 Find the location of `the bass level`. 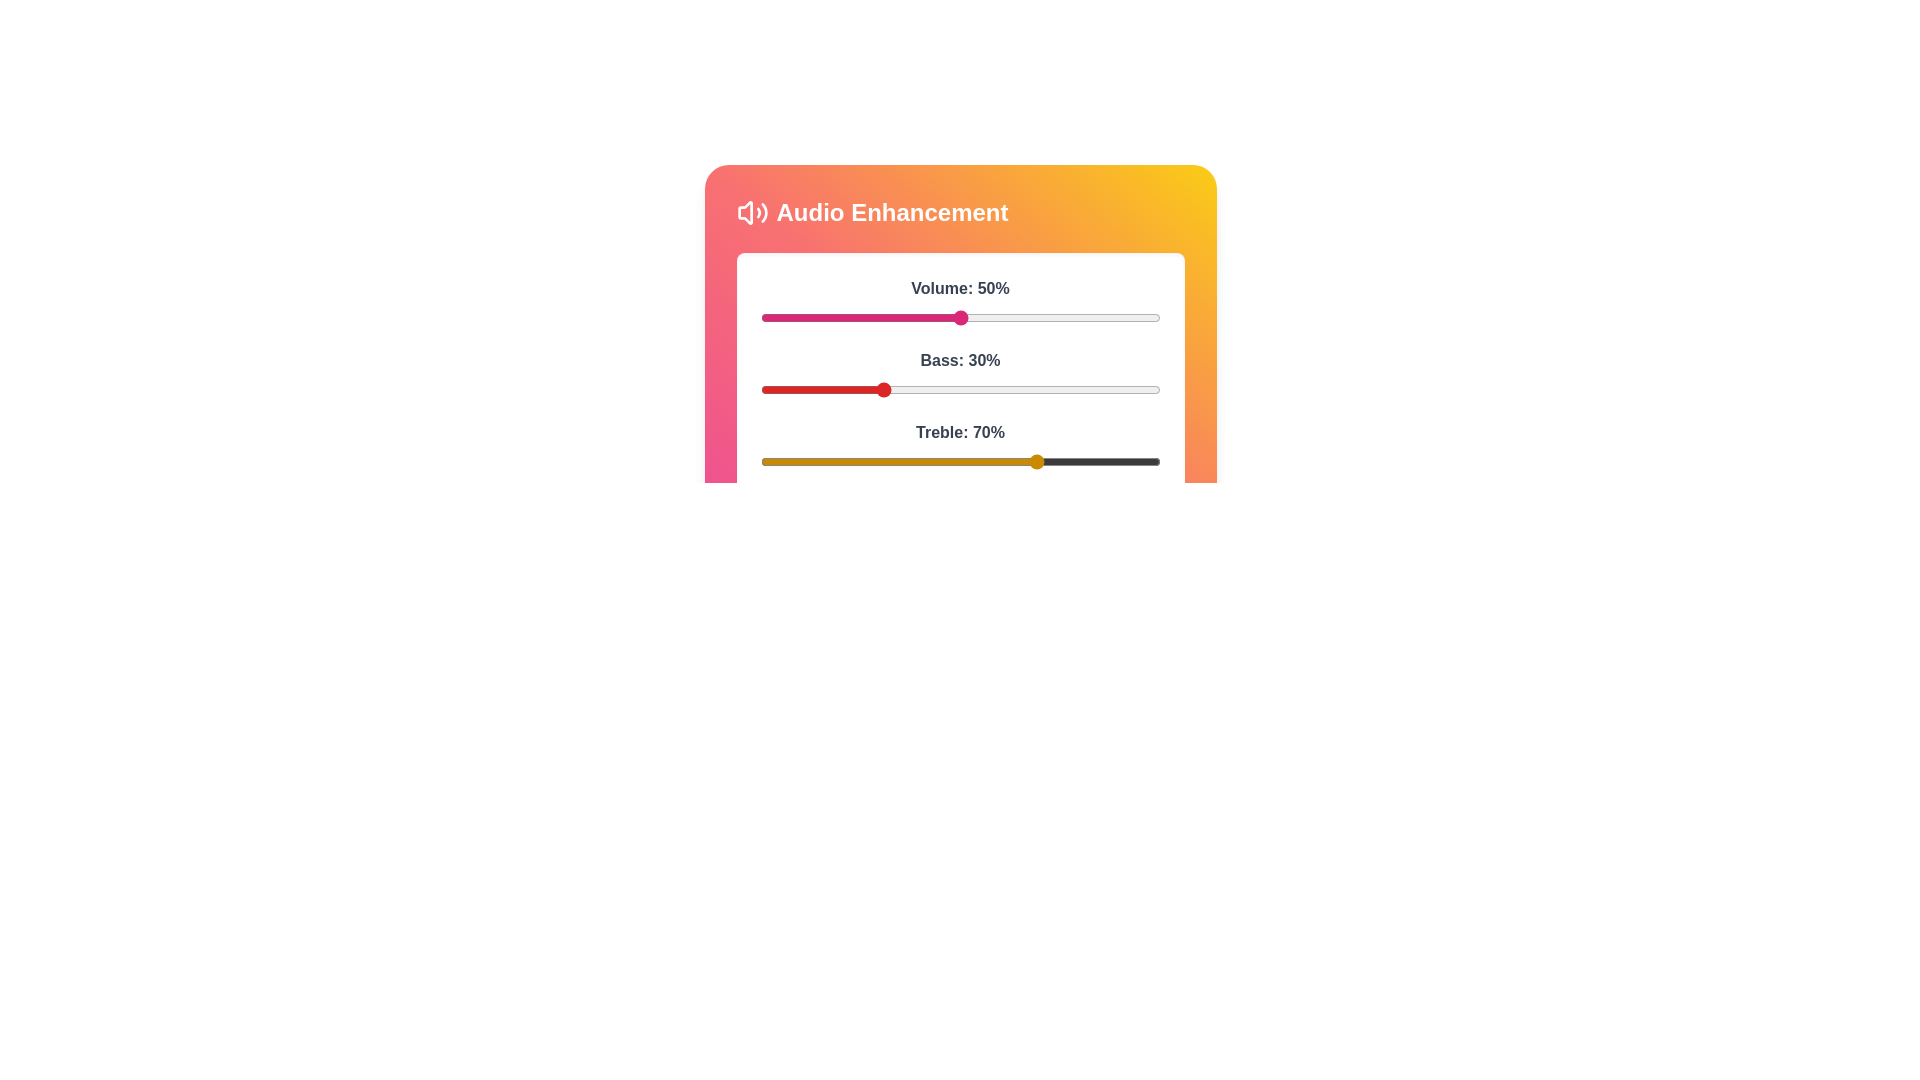

the bass level is located at coordinates (1004, 389).